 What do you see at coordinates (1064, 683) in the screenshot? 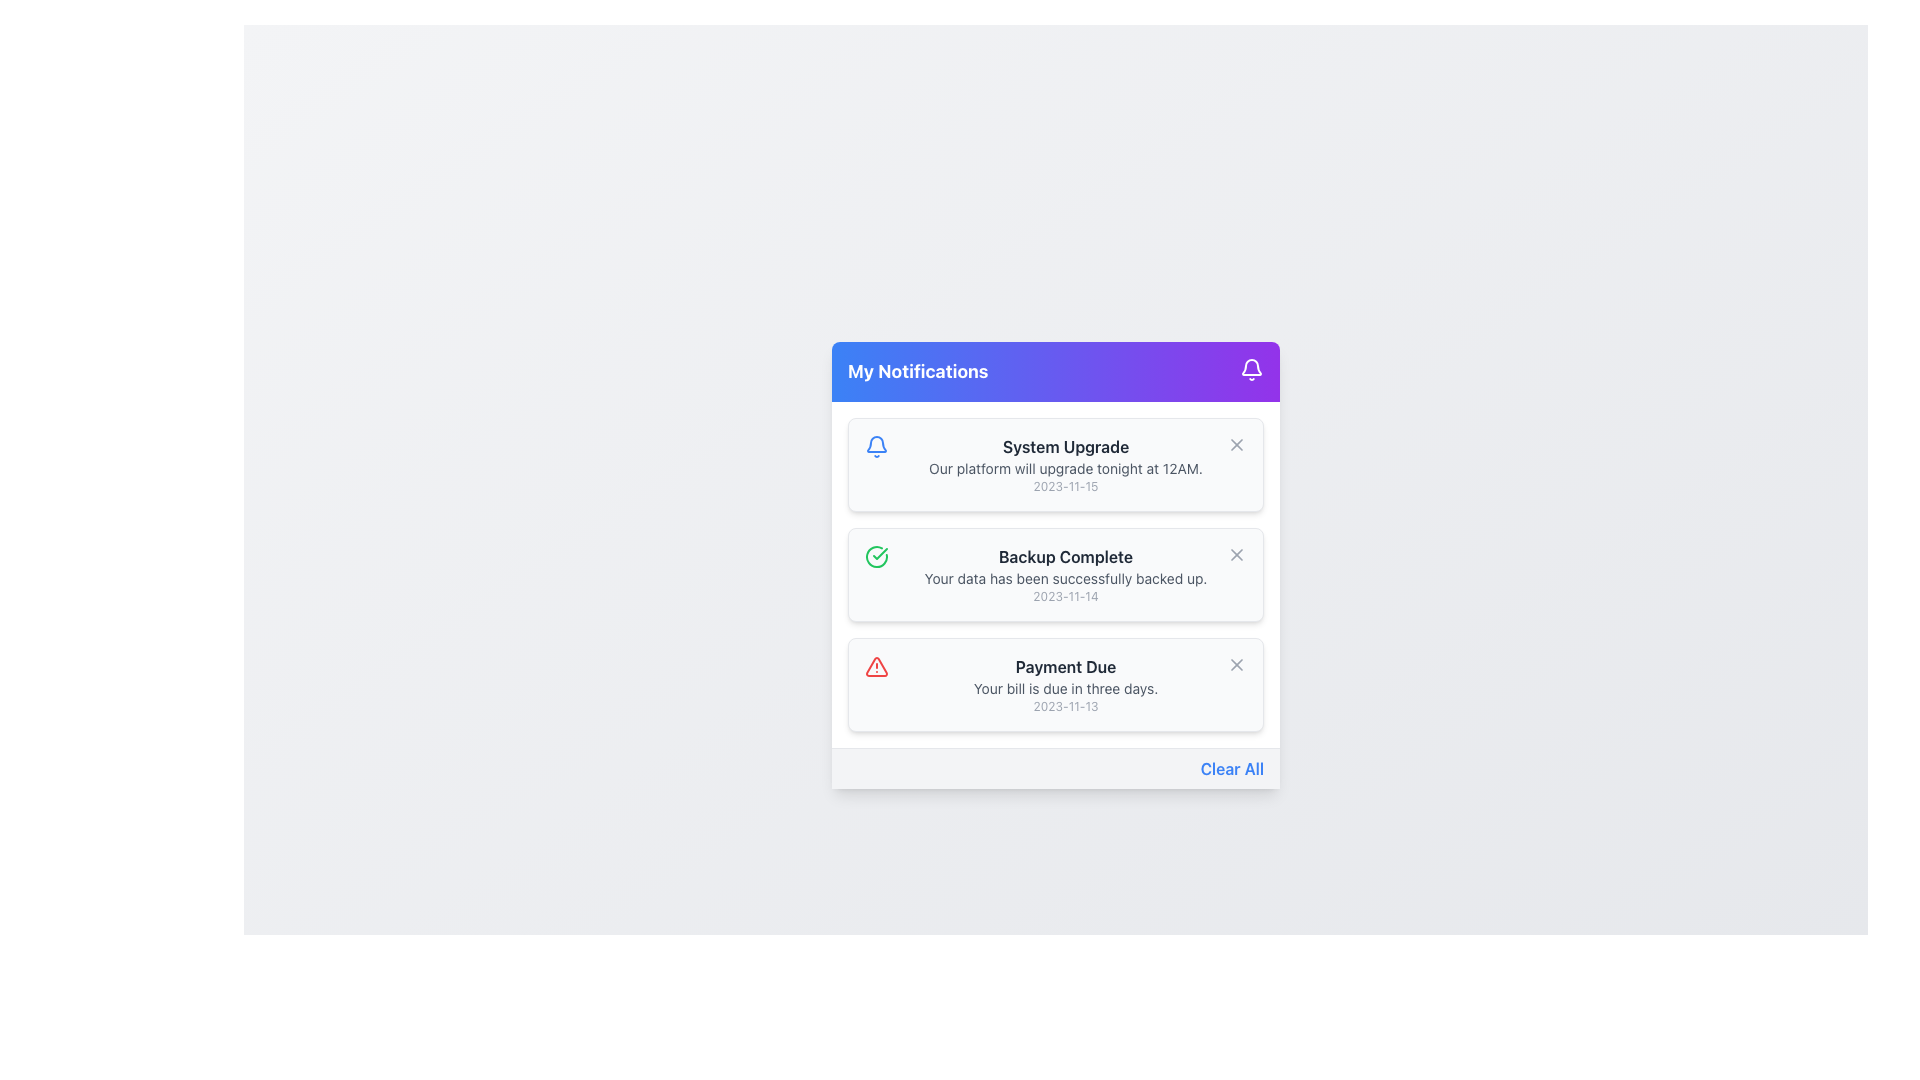
I see `the textual information card that provides due status of a bill, positioned below a red warning icon and above the close button in the 'My Notifications' panel` at bounding box center [1064, 683].